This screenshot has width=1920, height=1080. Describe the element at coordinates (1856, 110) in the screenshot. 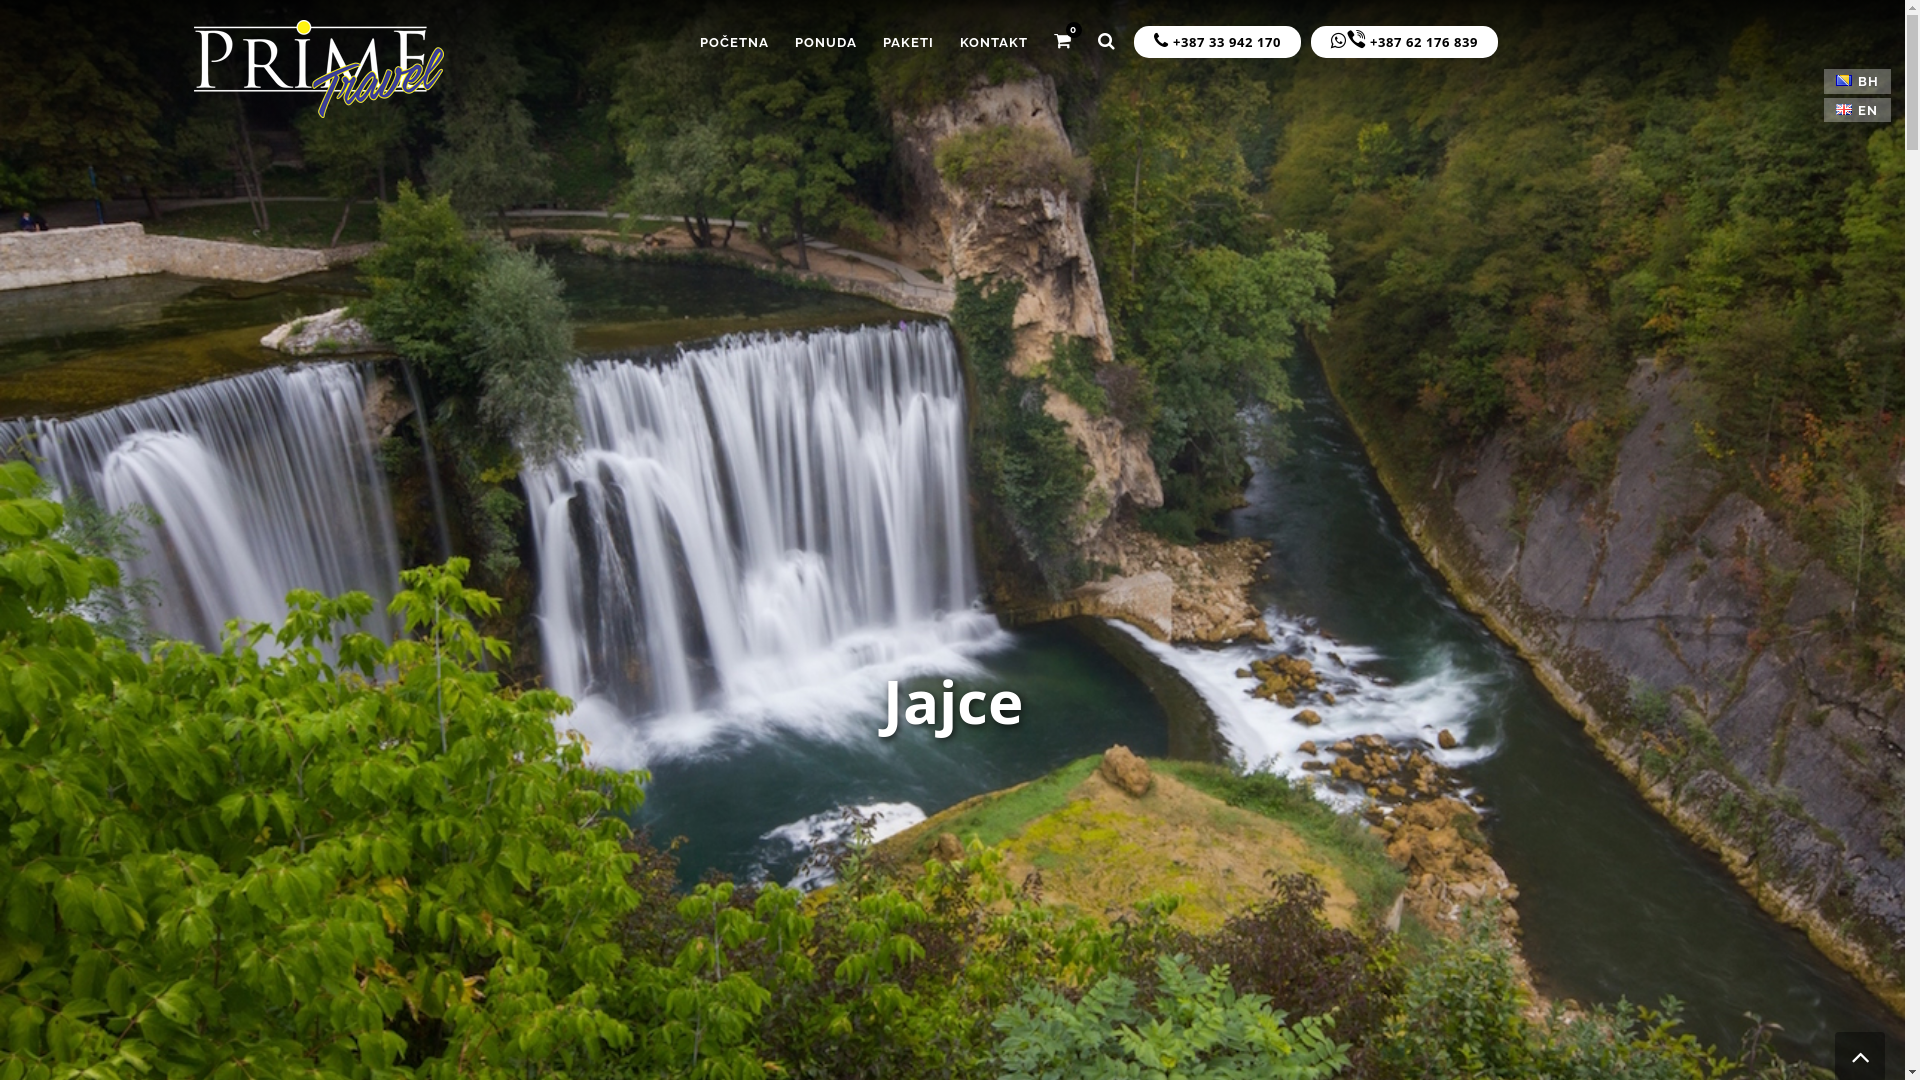

I see `'EN'` at that location.